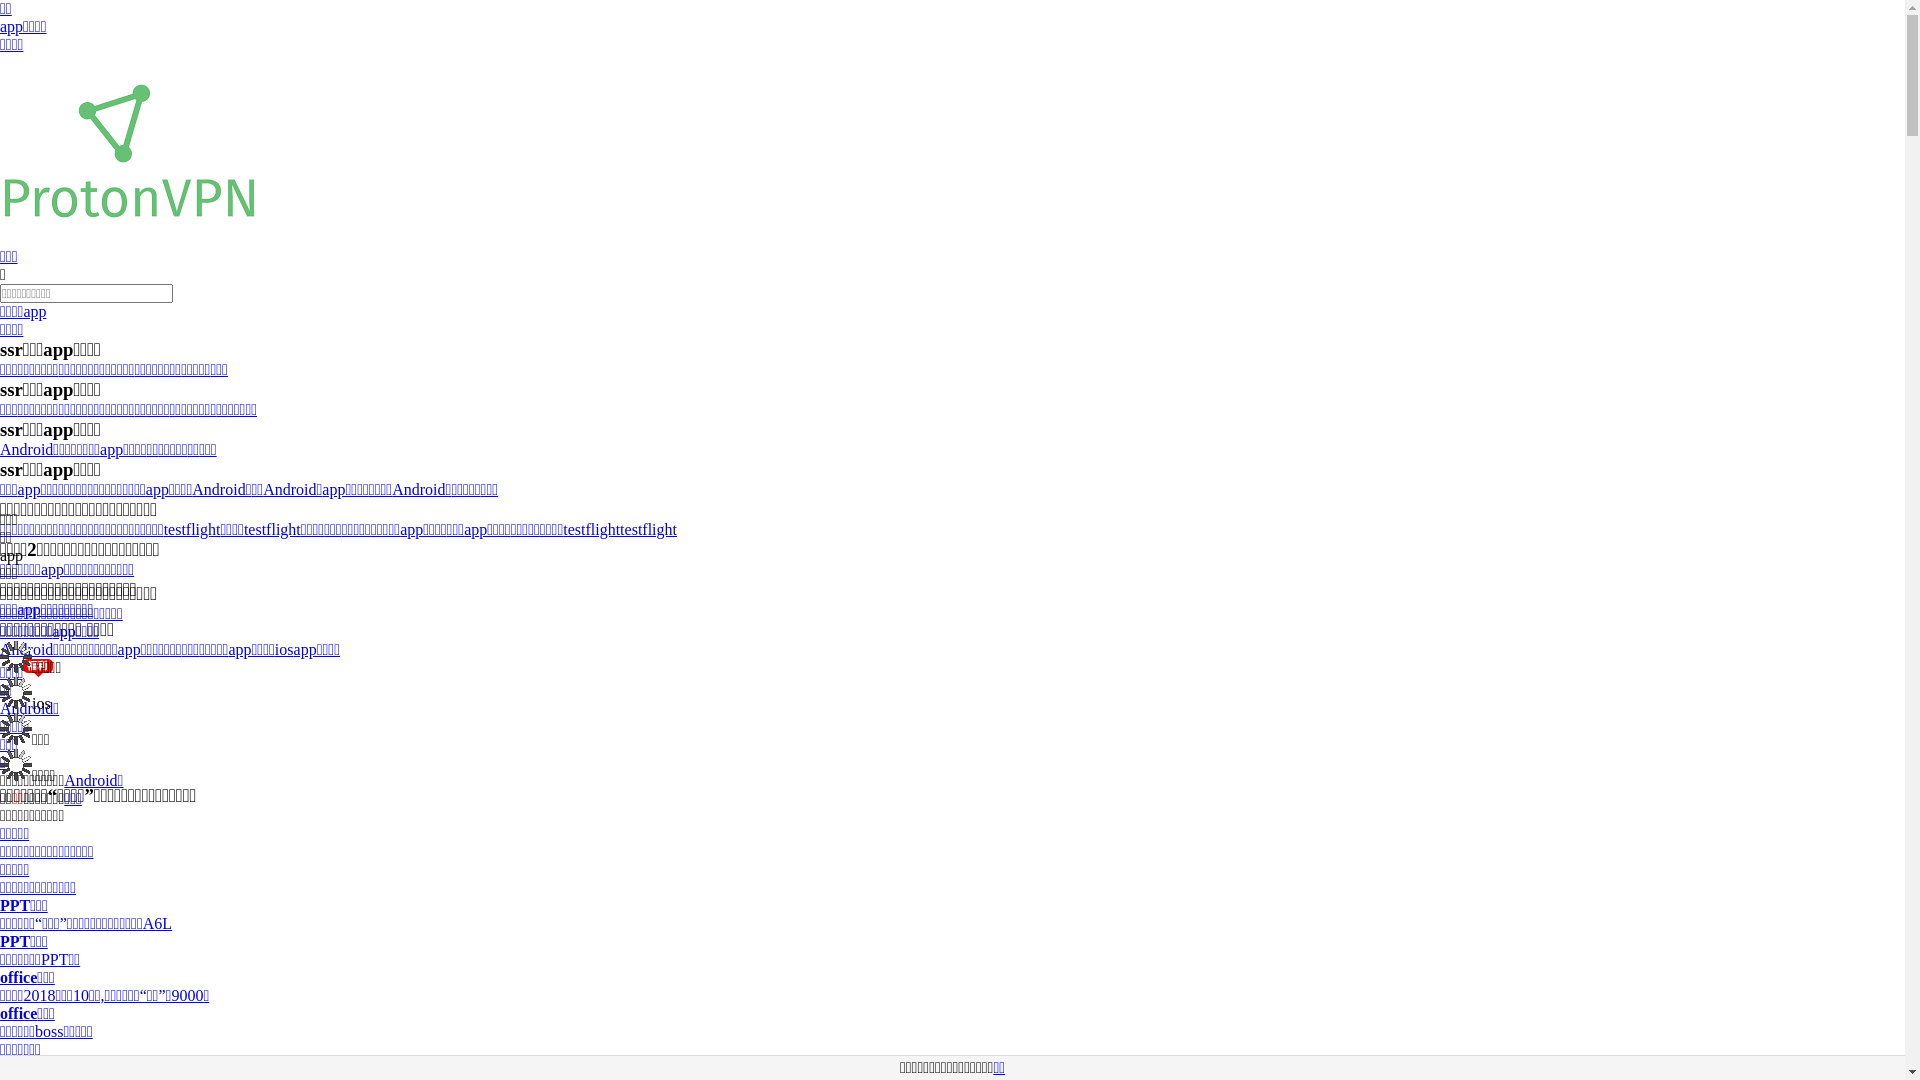  What do you see at coordinates (590, 528) in the screenshot?
I see `'testflight'` at bounding box center [590, 528].